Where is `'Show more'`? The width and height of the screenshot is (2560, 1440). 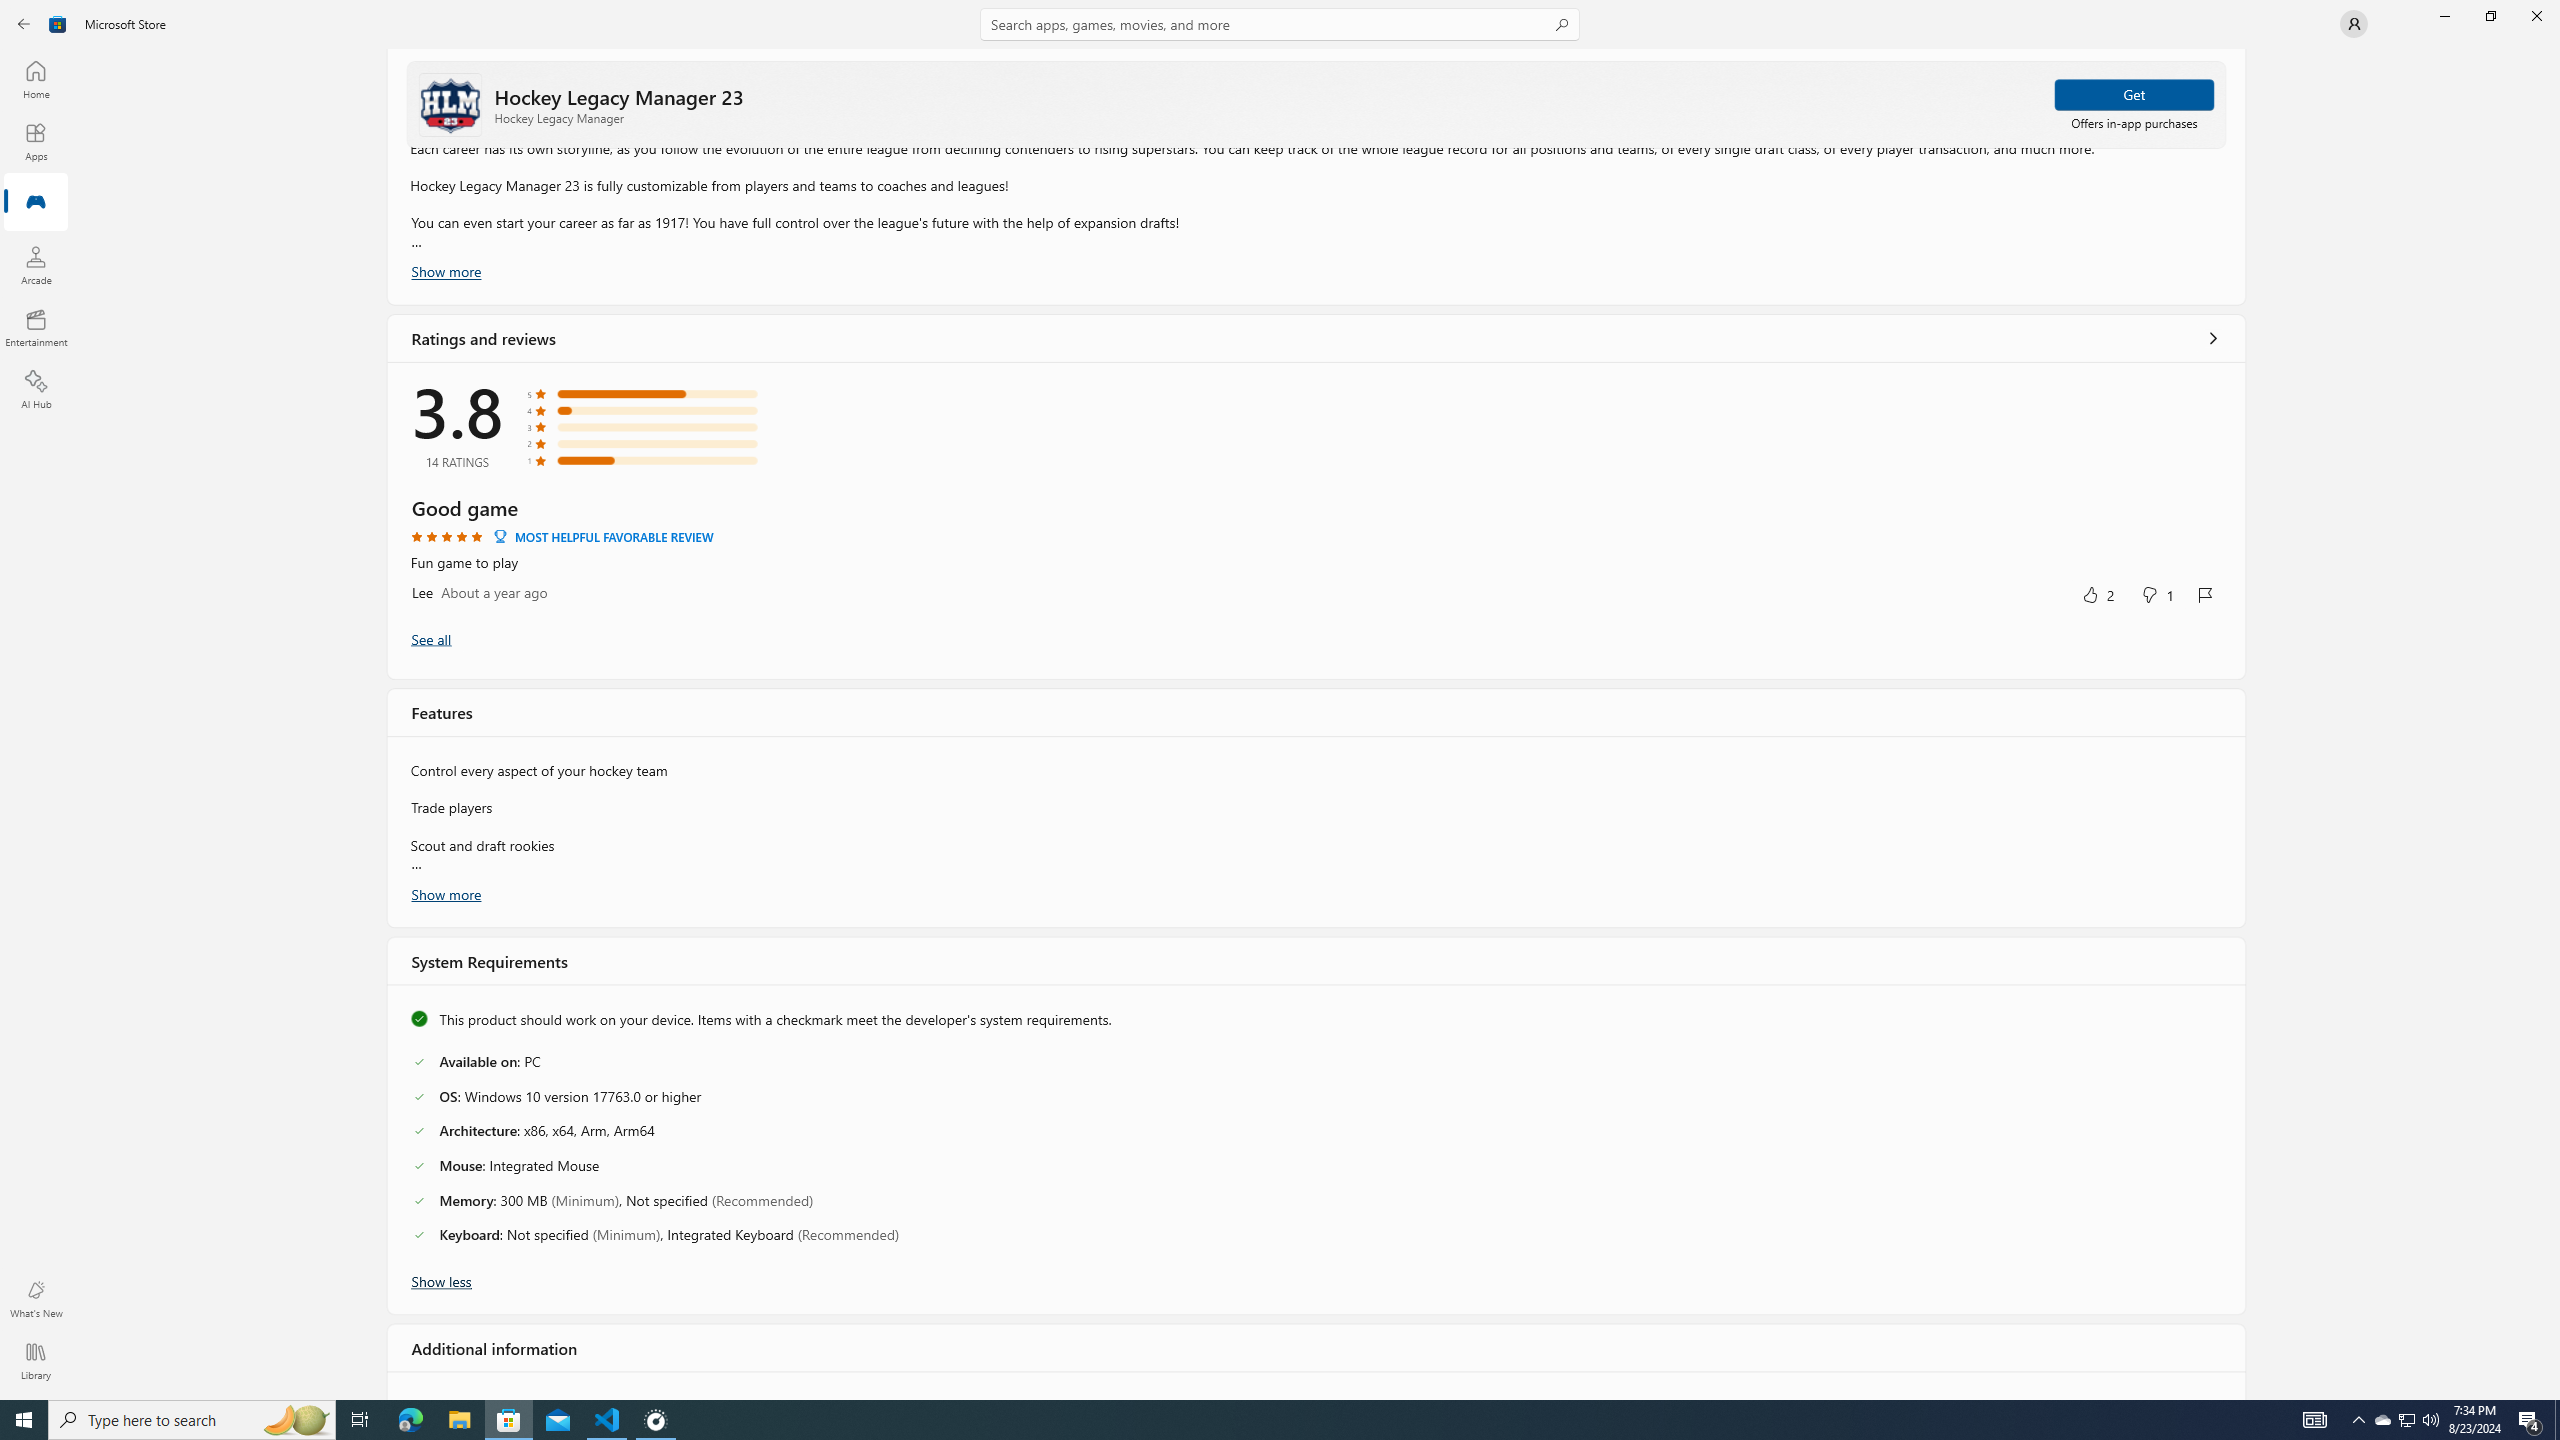 'Show more' is located at coordinates (445, 892).